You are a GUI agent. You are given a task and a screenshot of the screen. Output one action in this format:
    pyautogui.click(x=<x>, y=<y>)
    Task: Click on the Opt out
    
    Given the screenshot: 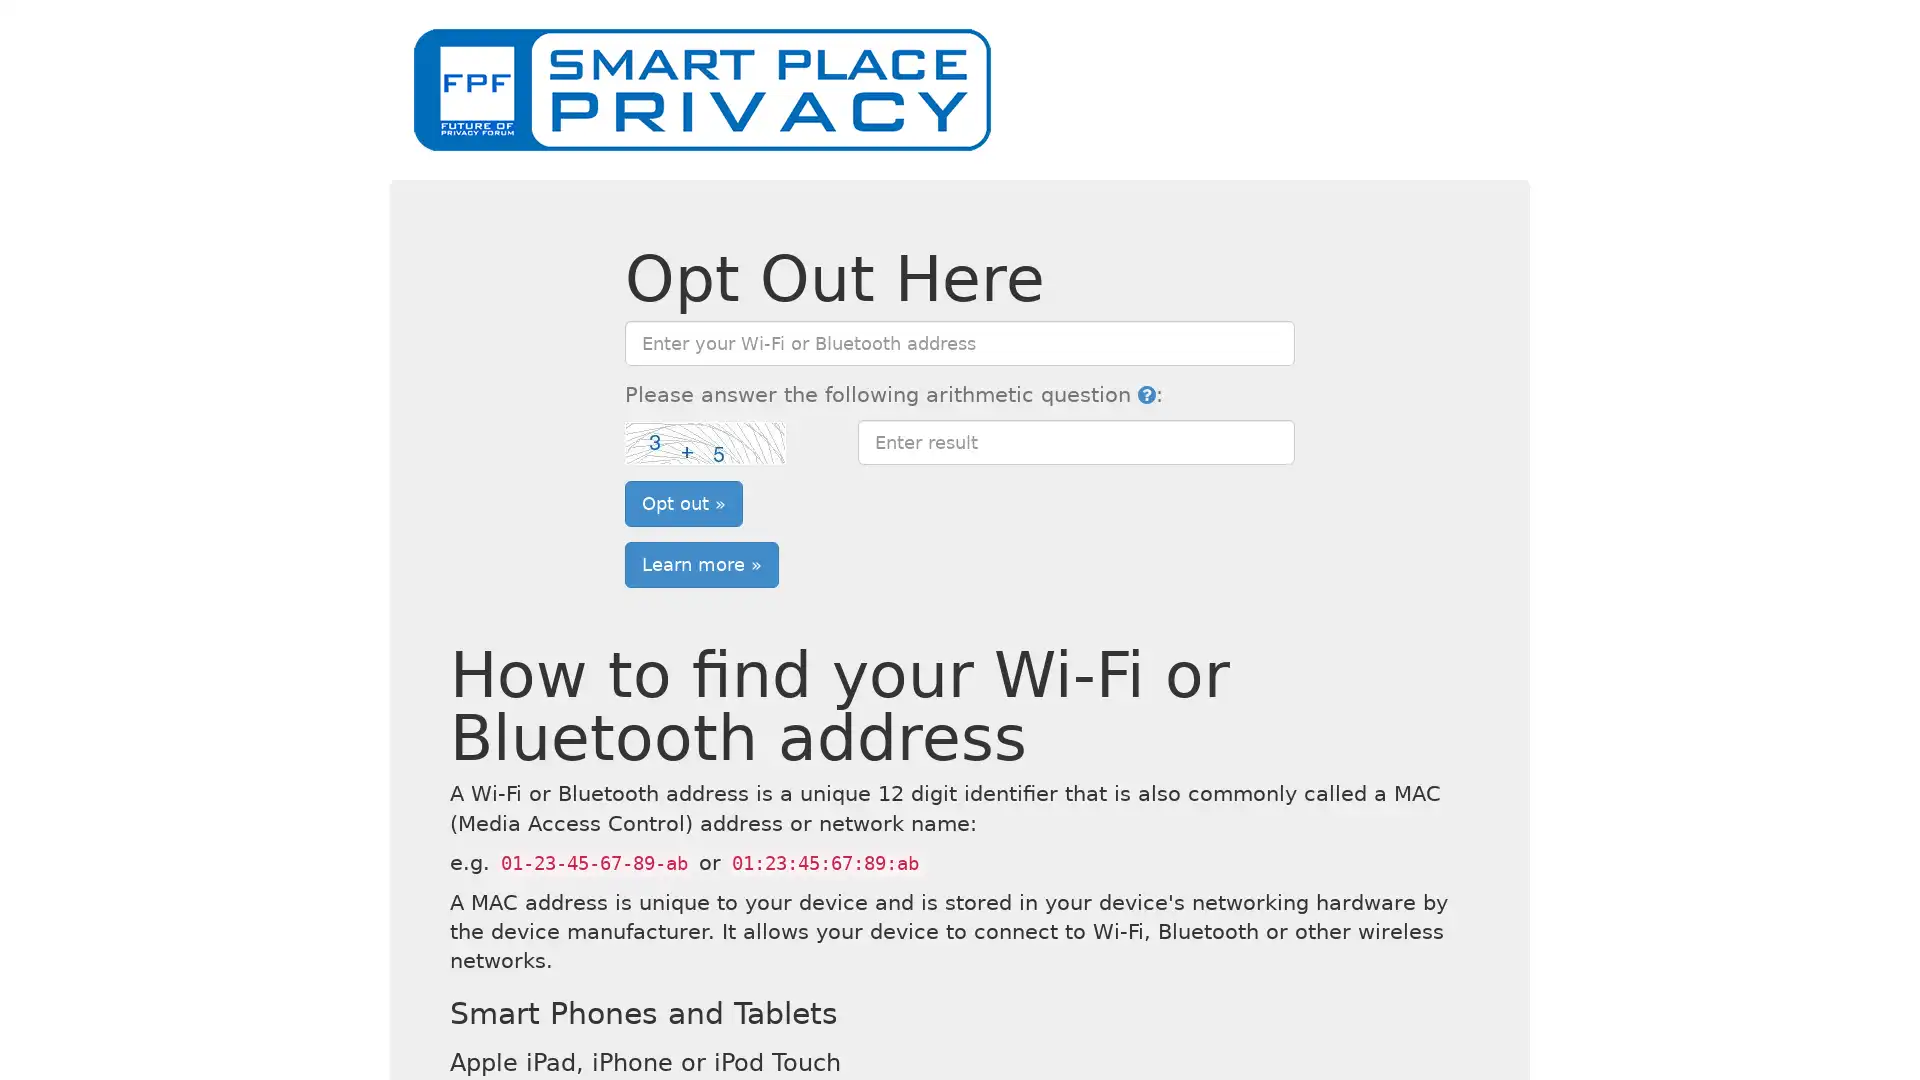 What is the action you would take?
    pyautogui.click(x=683, y=501)
    